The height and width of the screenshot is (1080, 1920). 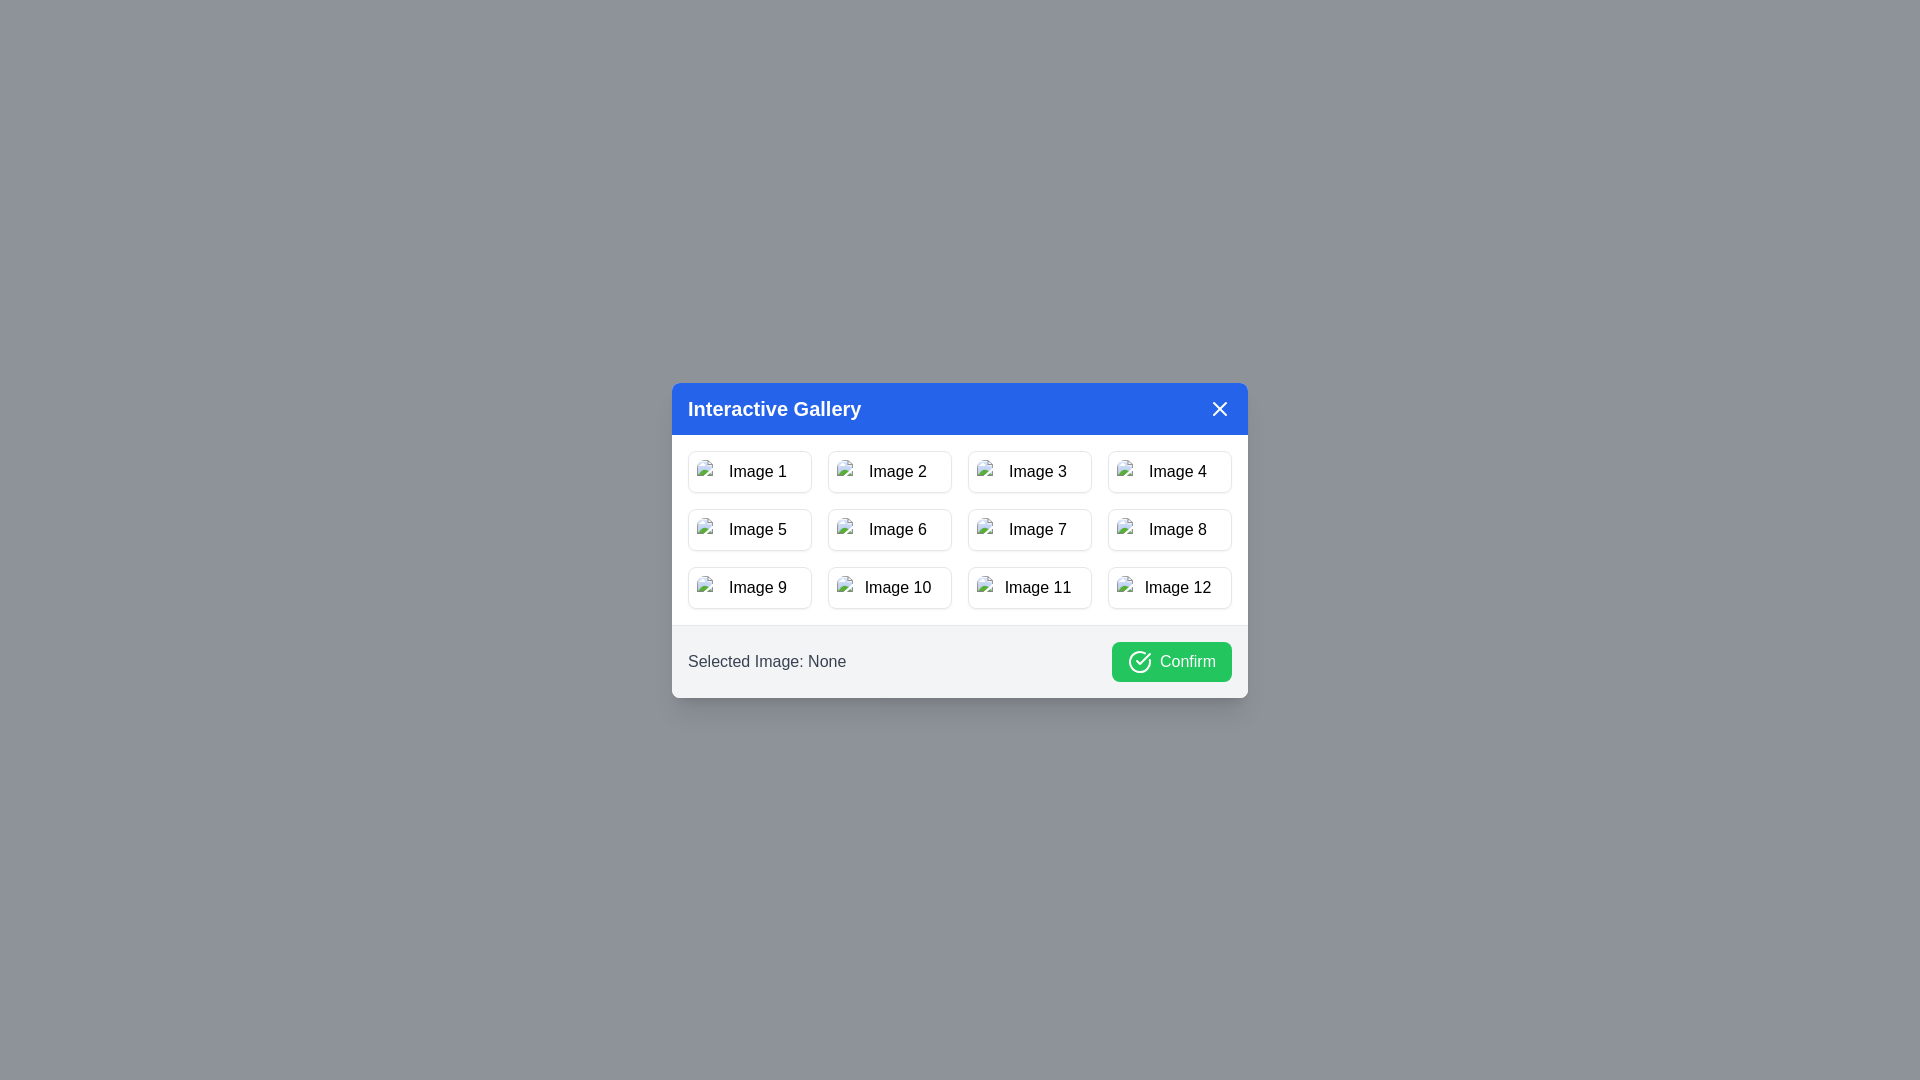 I want to click on the close button to close the dialog window, so click(x=1218, y=407).